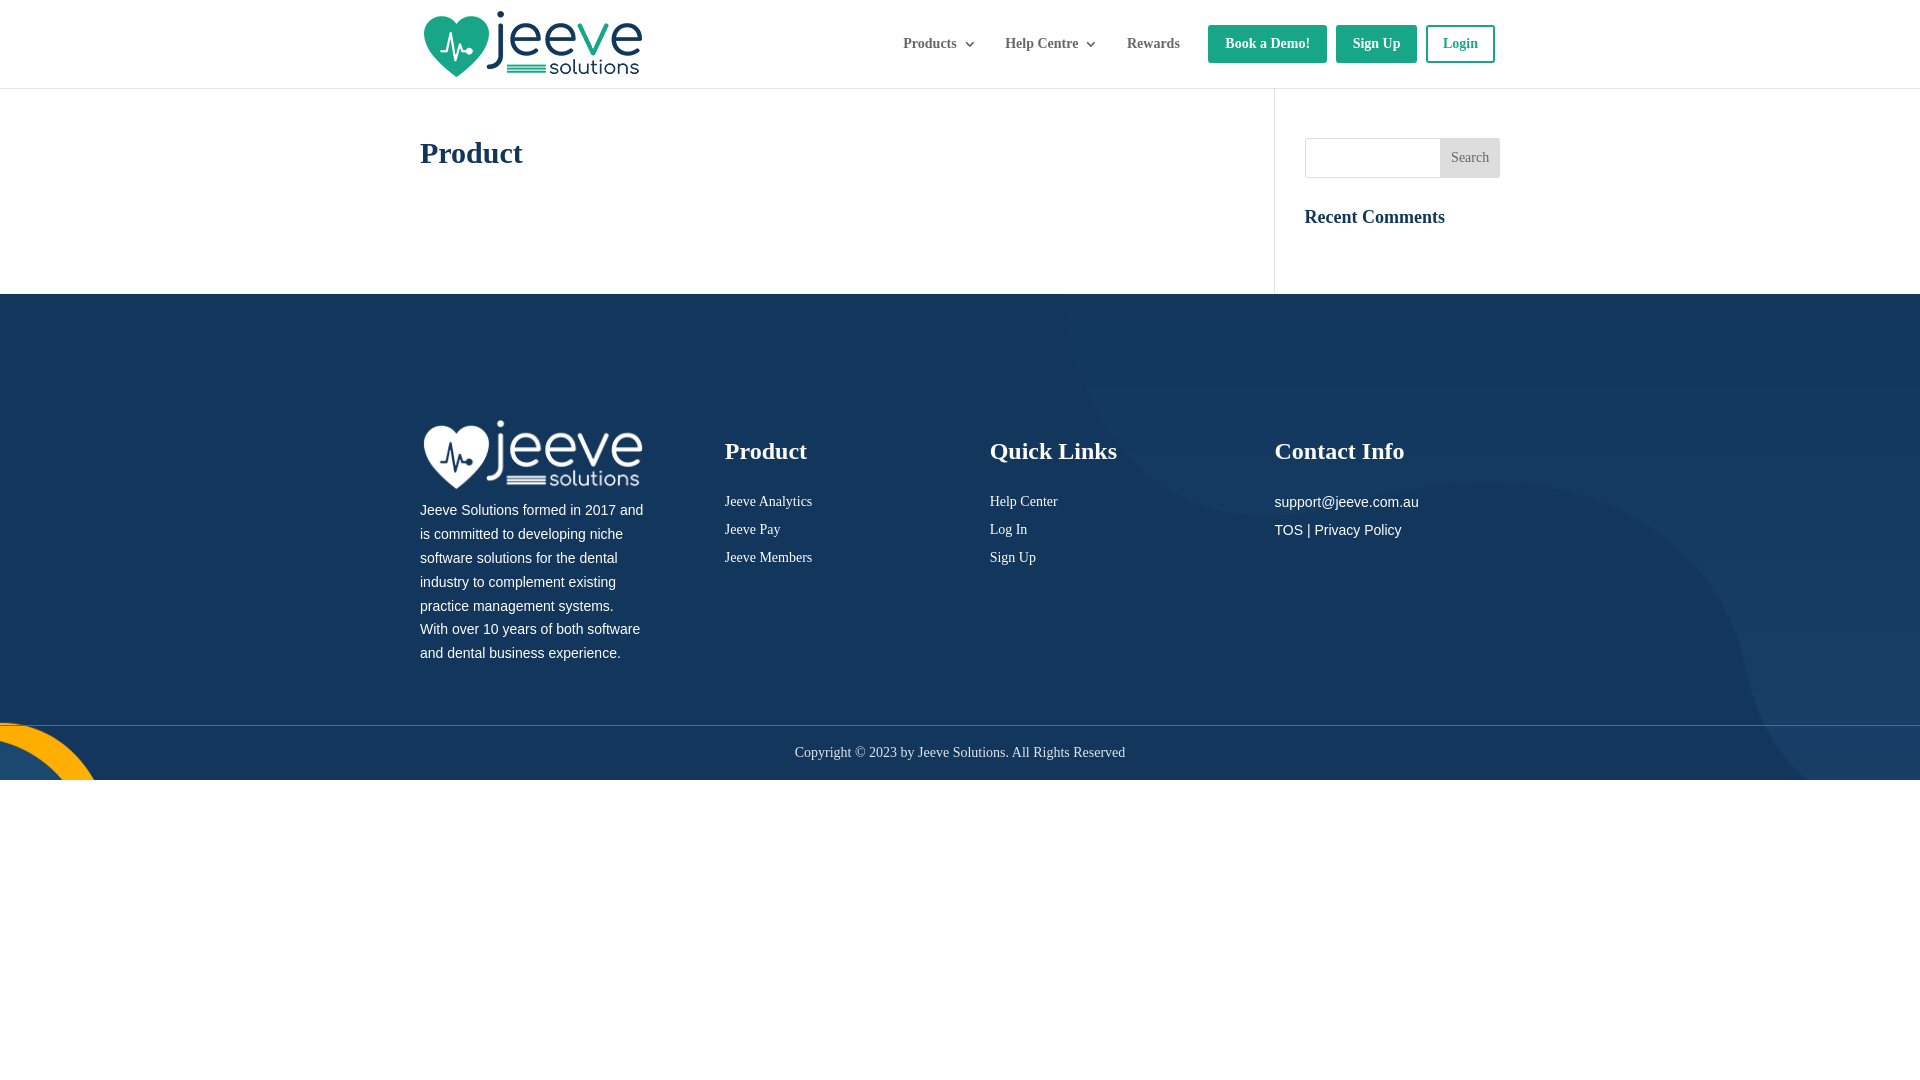 The width and height of the screenshot is (1920, 1080). What do you see at coordinates (1469, 157) in the screenshot?
I see `'Search'` at bounding box center [1469, 157].